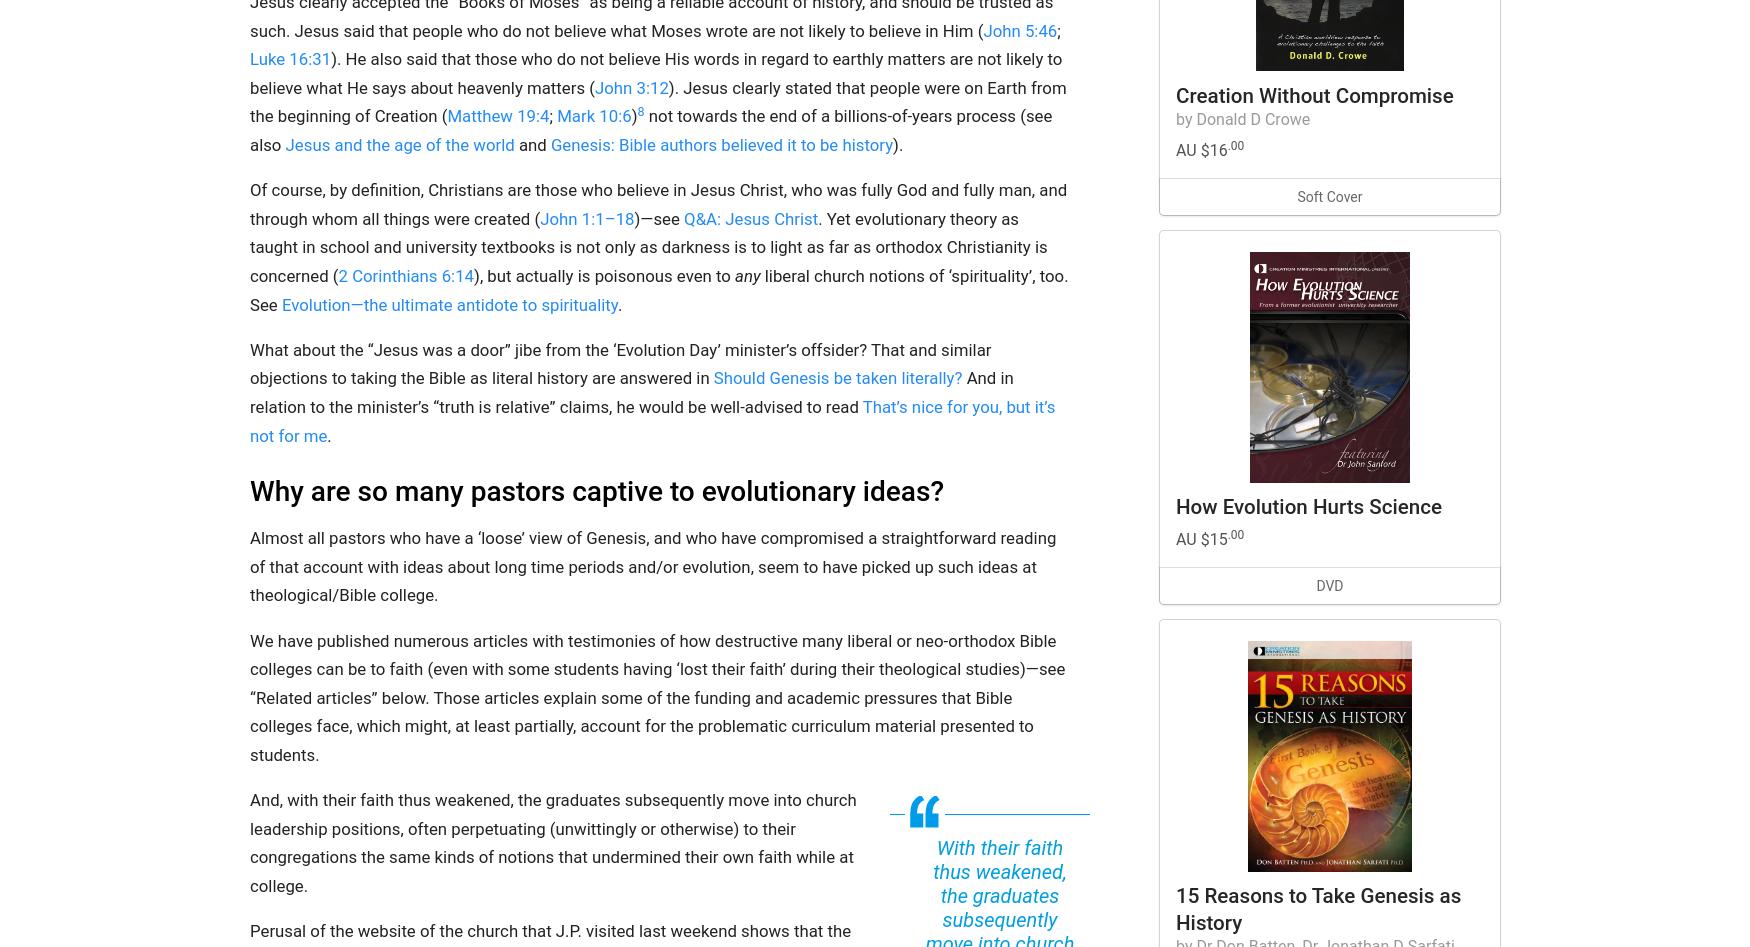  What do you see at coordinates (658, 288) in the screenshot?
I see `'liberal church notions of ‘spirituality’, too. See'` at bounding box center [658, 288].